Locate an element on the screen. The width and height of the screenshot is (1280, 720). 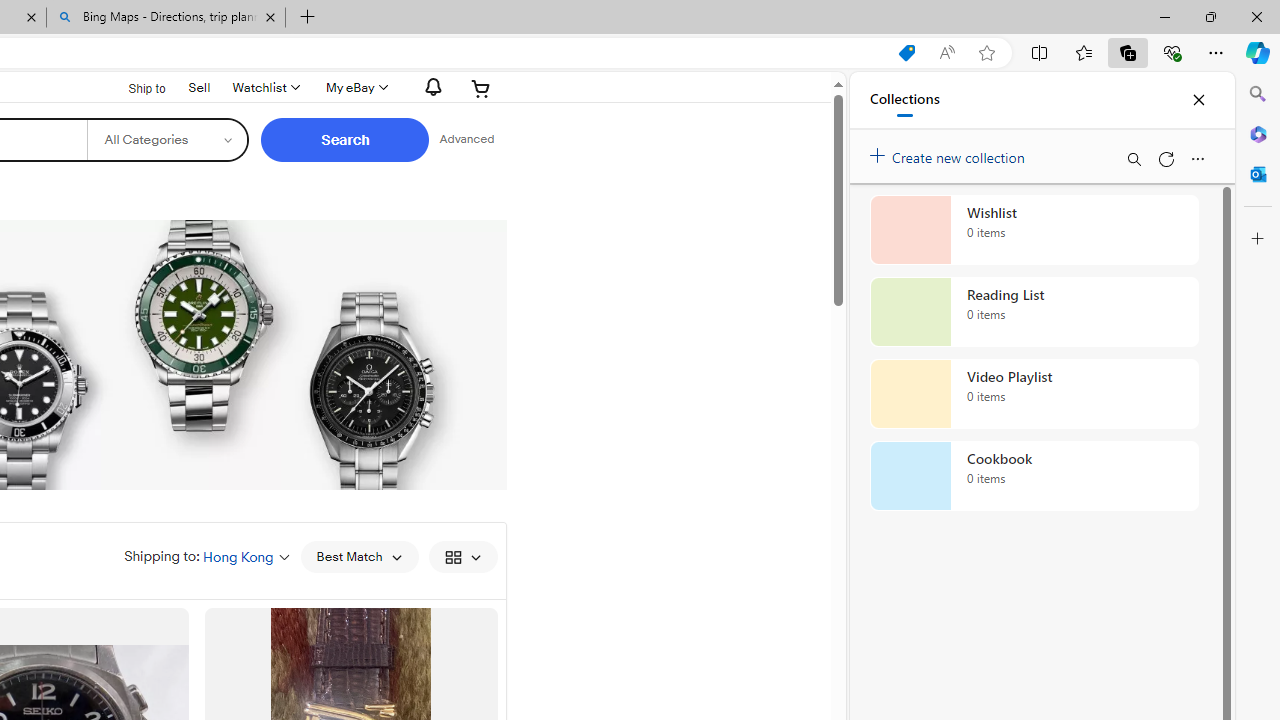
'Notifications' is located at coordinates (427, 86).